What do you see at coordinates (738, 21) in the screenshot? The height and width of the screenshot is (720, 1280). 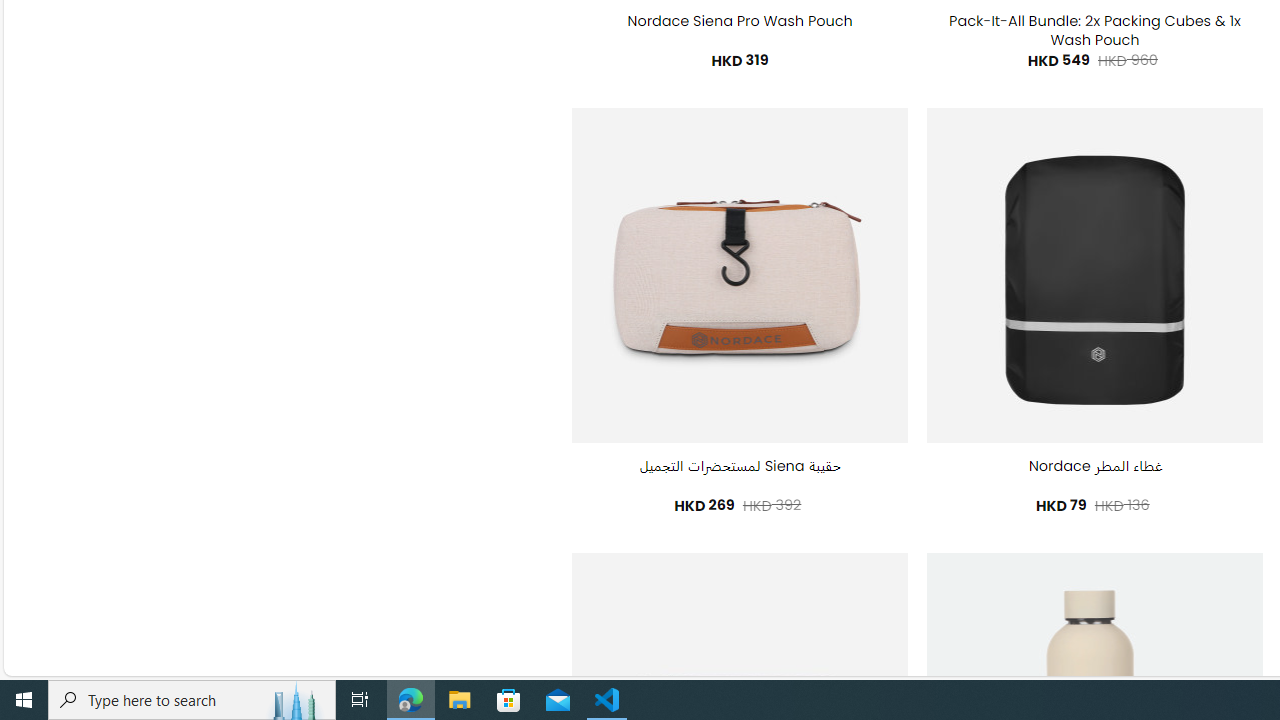 I see `'Nordace Siena Pro Wash Pouch'` at bounding box center [738, 21].